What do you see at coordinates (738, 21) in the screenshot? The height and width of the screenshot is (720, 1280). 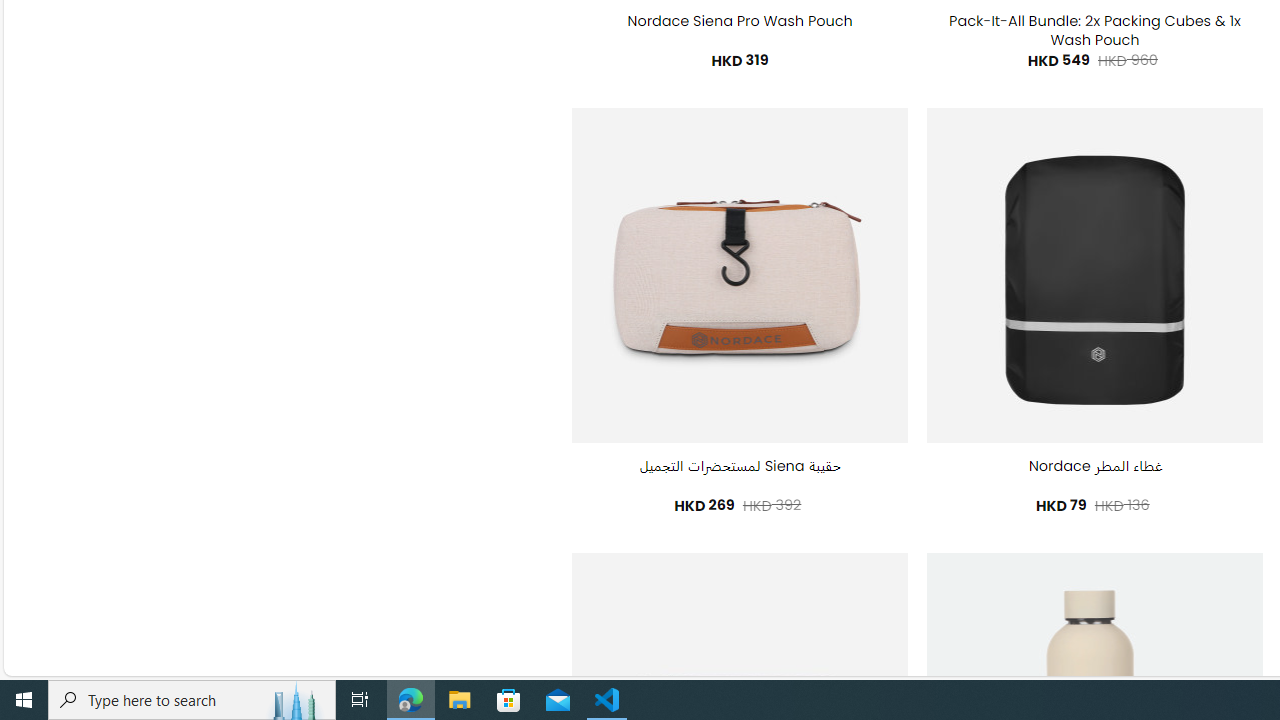 I see `'Nordace Siena Pro Wash Pouch'` at bounding box center [738, 21].